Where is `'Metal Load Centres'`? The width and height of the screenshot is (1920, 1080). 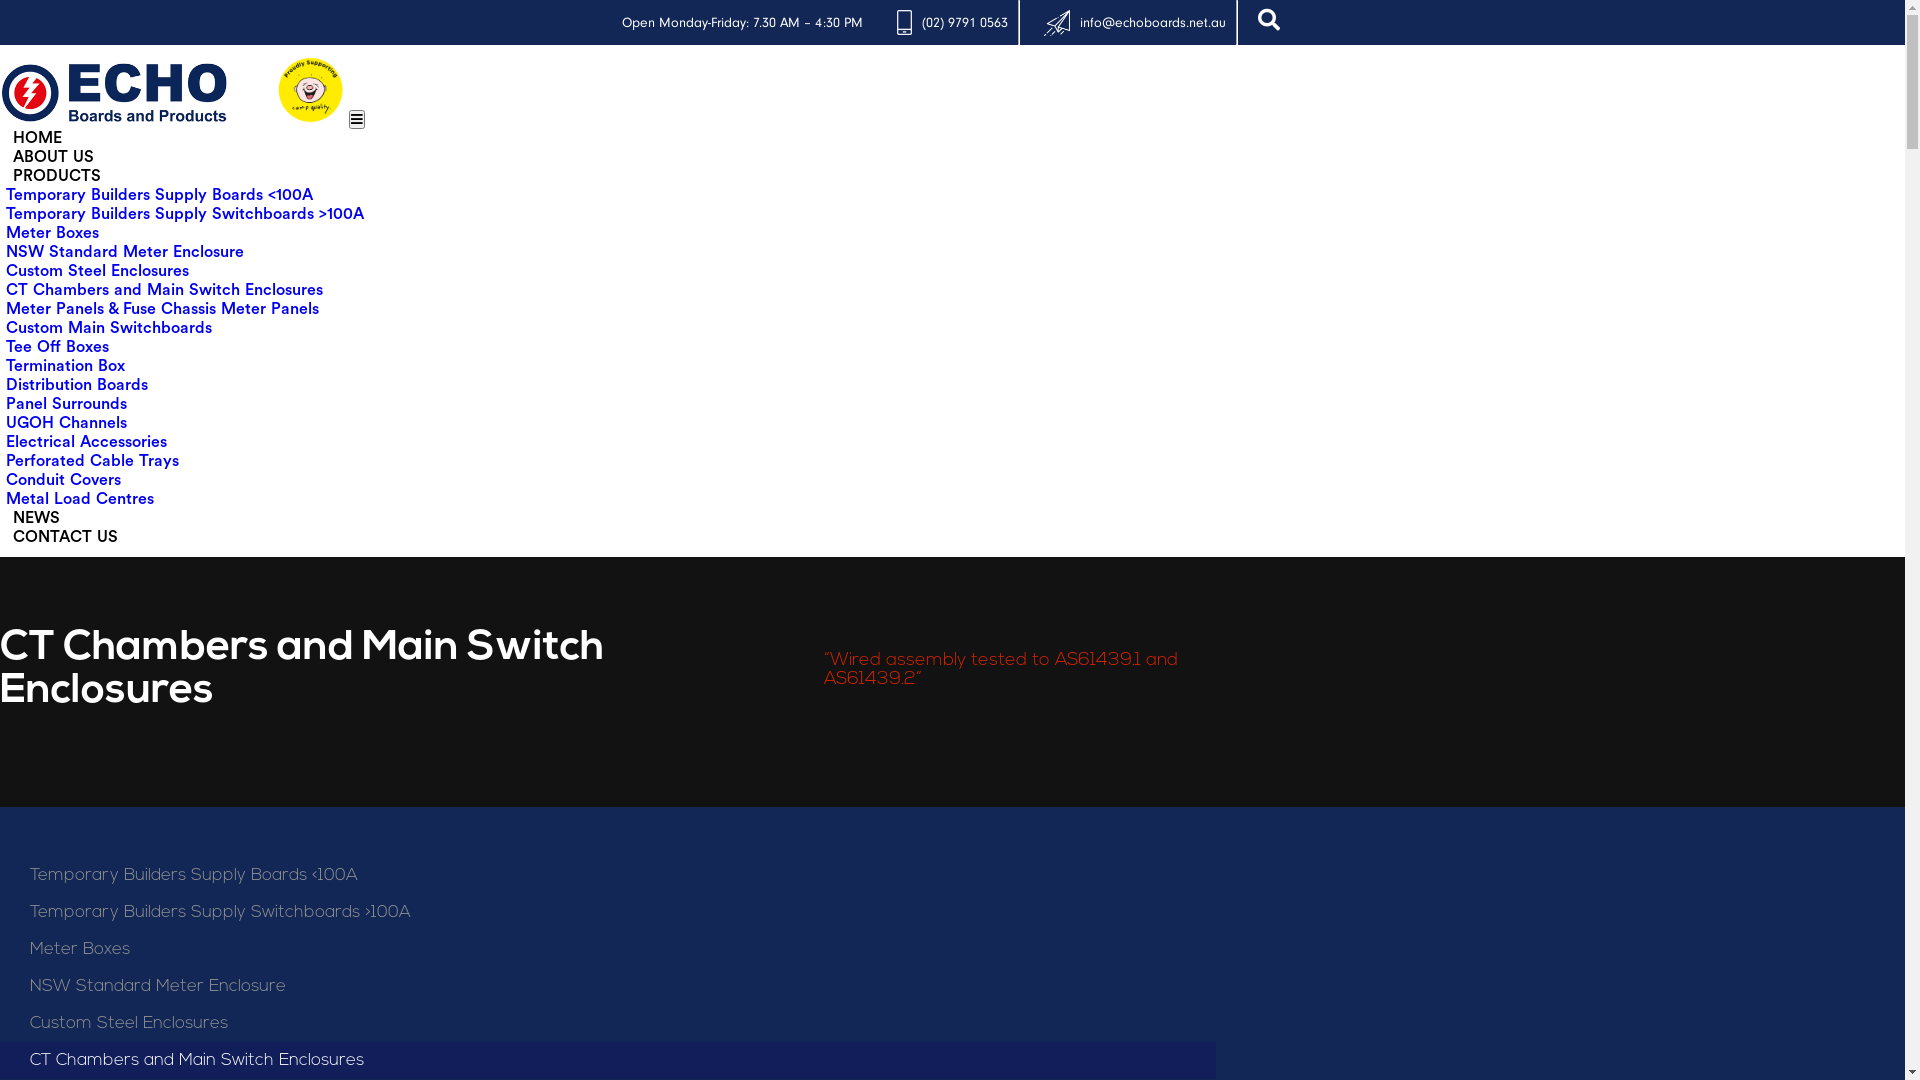 'Metal Load Centres' is located at coordinates (80, 497).